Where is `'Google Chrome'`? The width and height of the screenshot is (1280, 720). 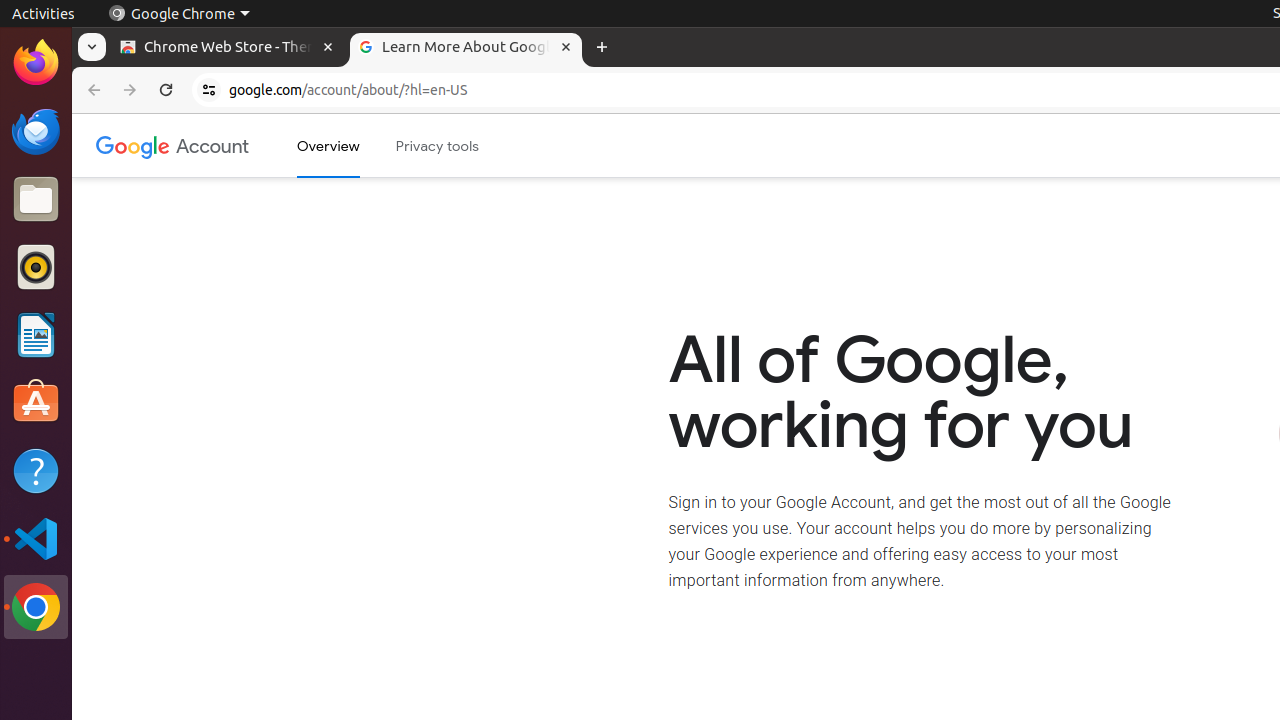 'Google Chrome' is located at coordinates (178, 13).